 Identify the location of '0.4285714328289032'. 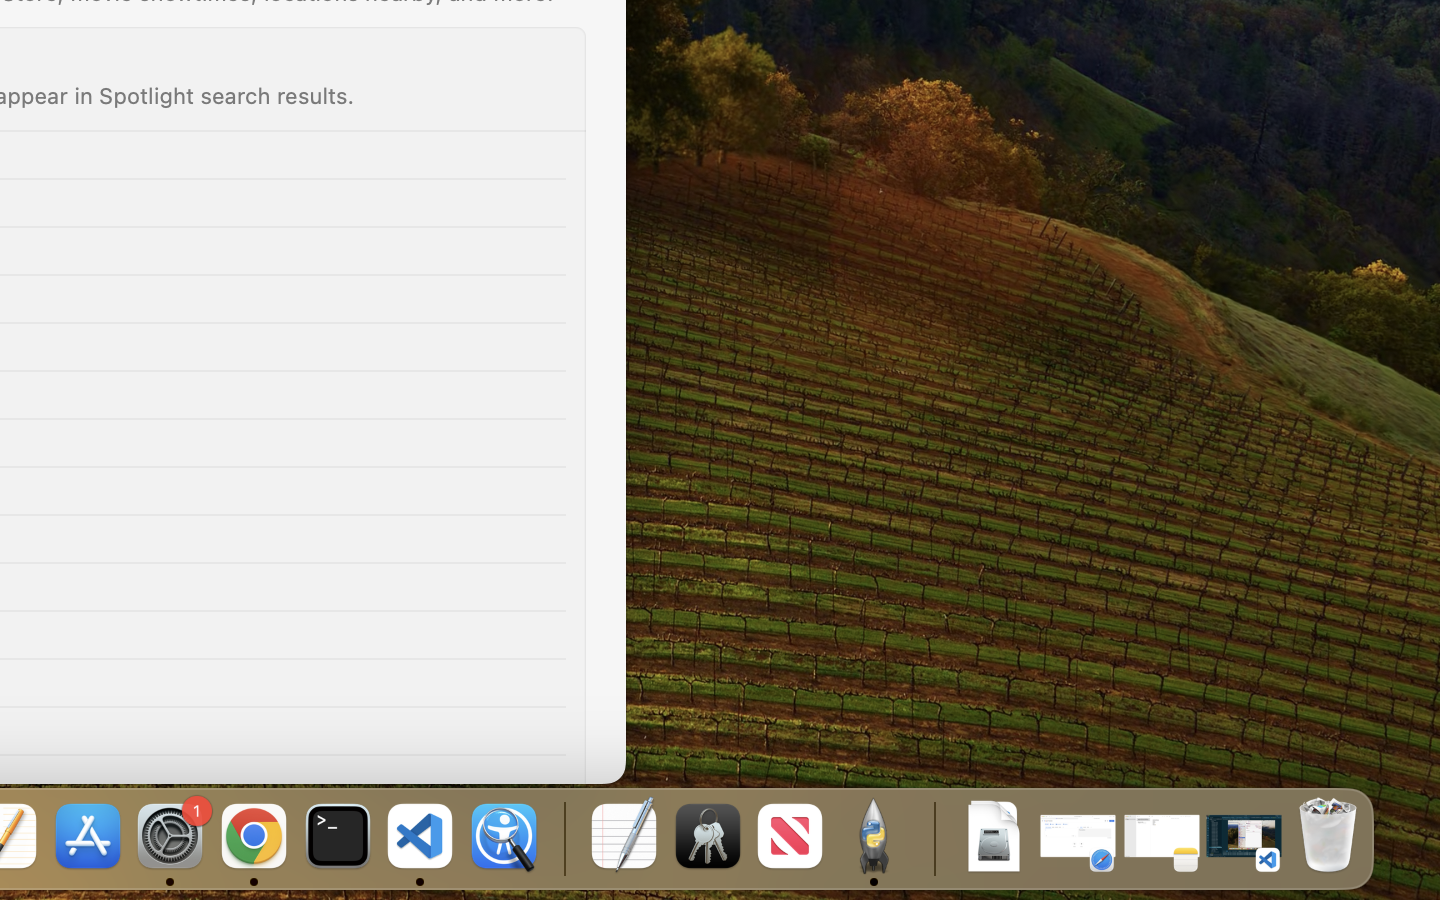
(562, 837).